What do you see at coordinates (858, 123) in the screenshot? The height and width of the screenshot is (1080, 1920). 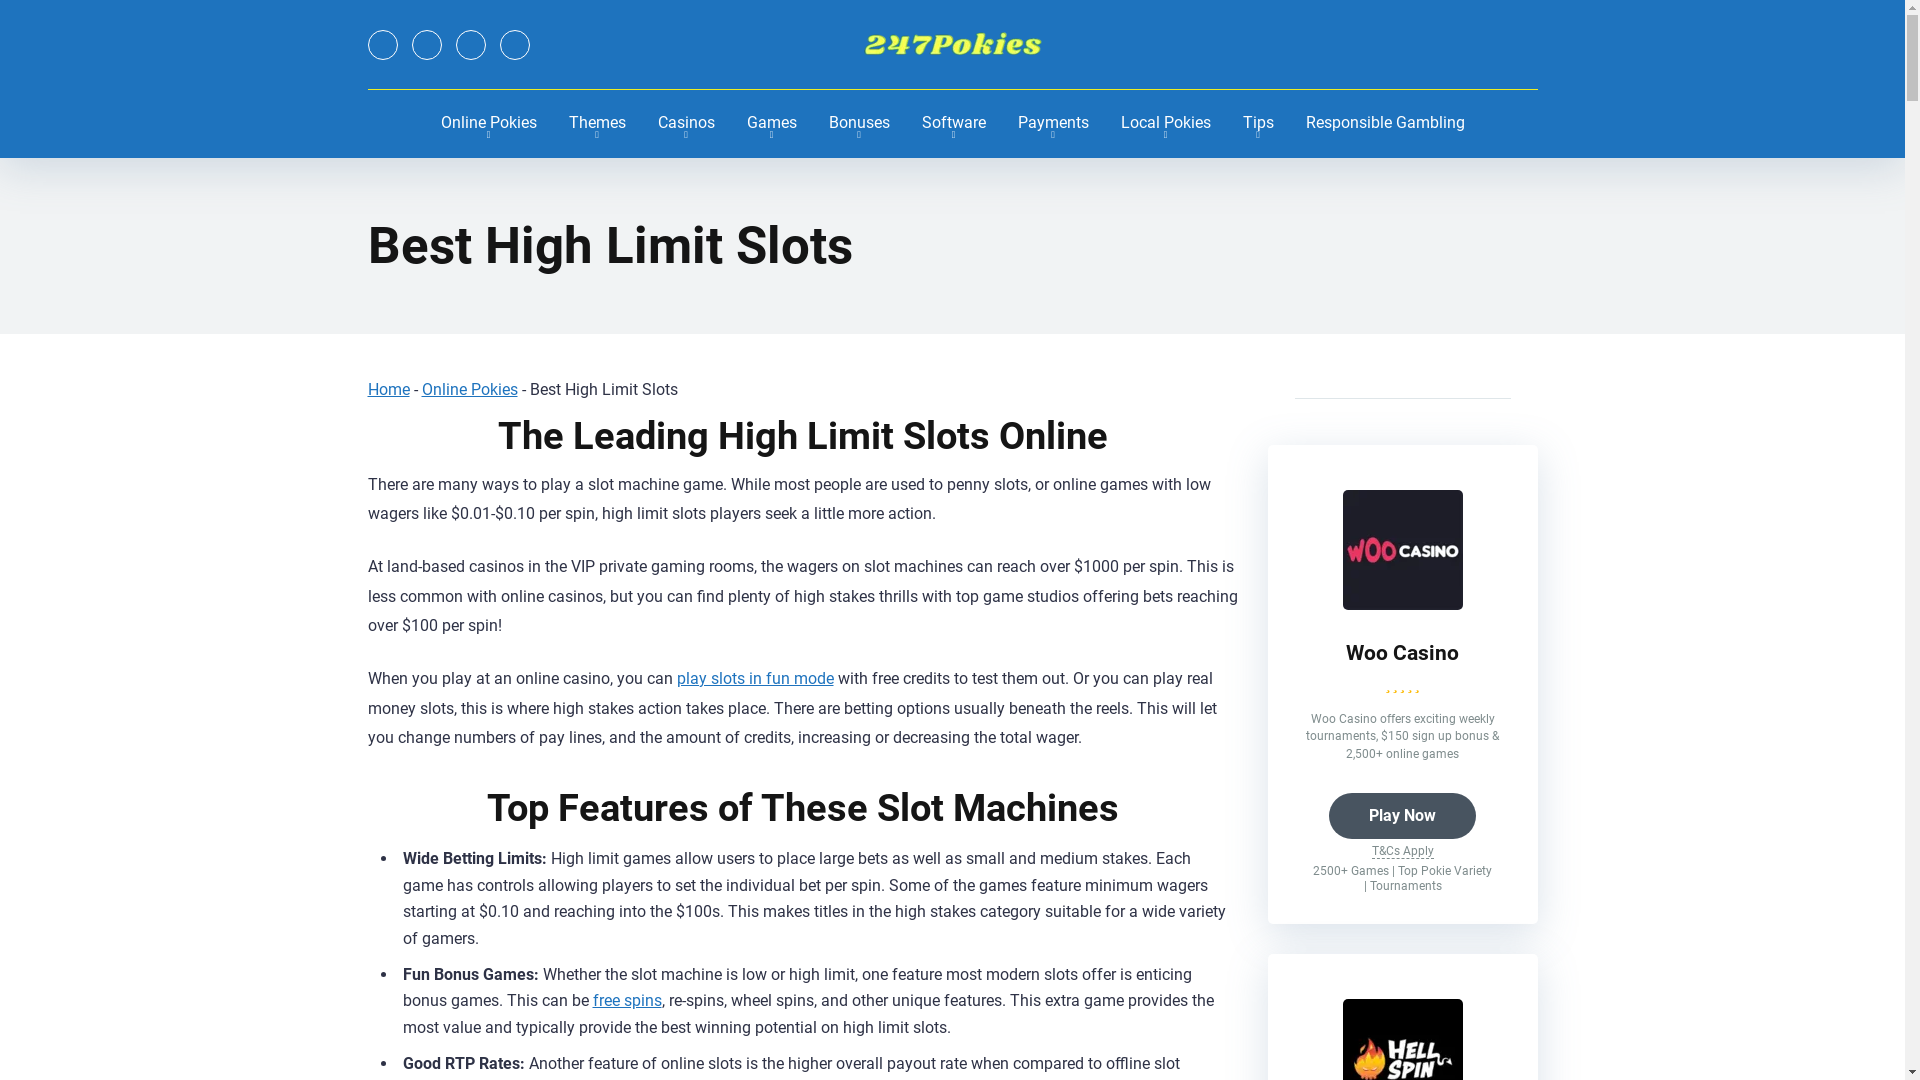 I see `'Bonuses'` at bounding box center [858, 123].